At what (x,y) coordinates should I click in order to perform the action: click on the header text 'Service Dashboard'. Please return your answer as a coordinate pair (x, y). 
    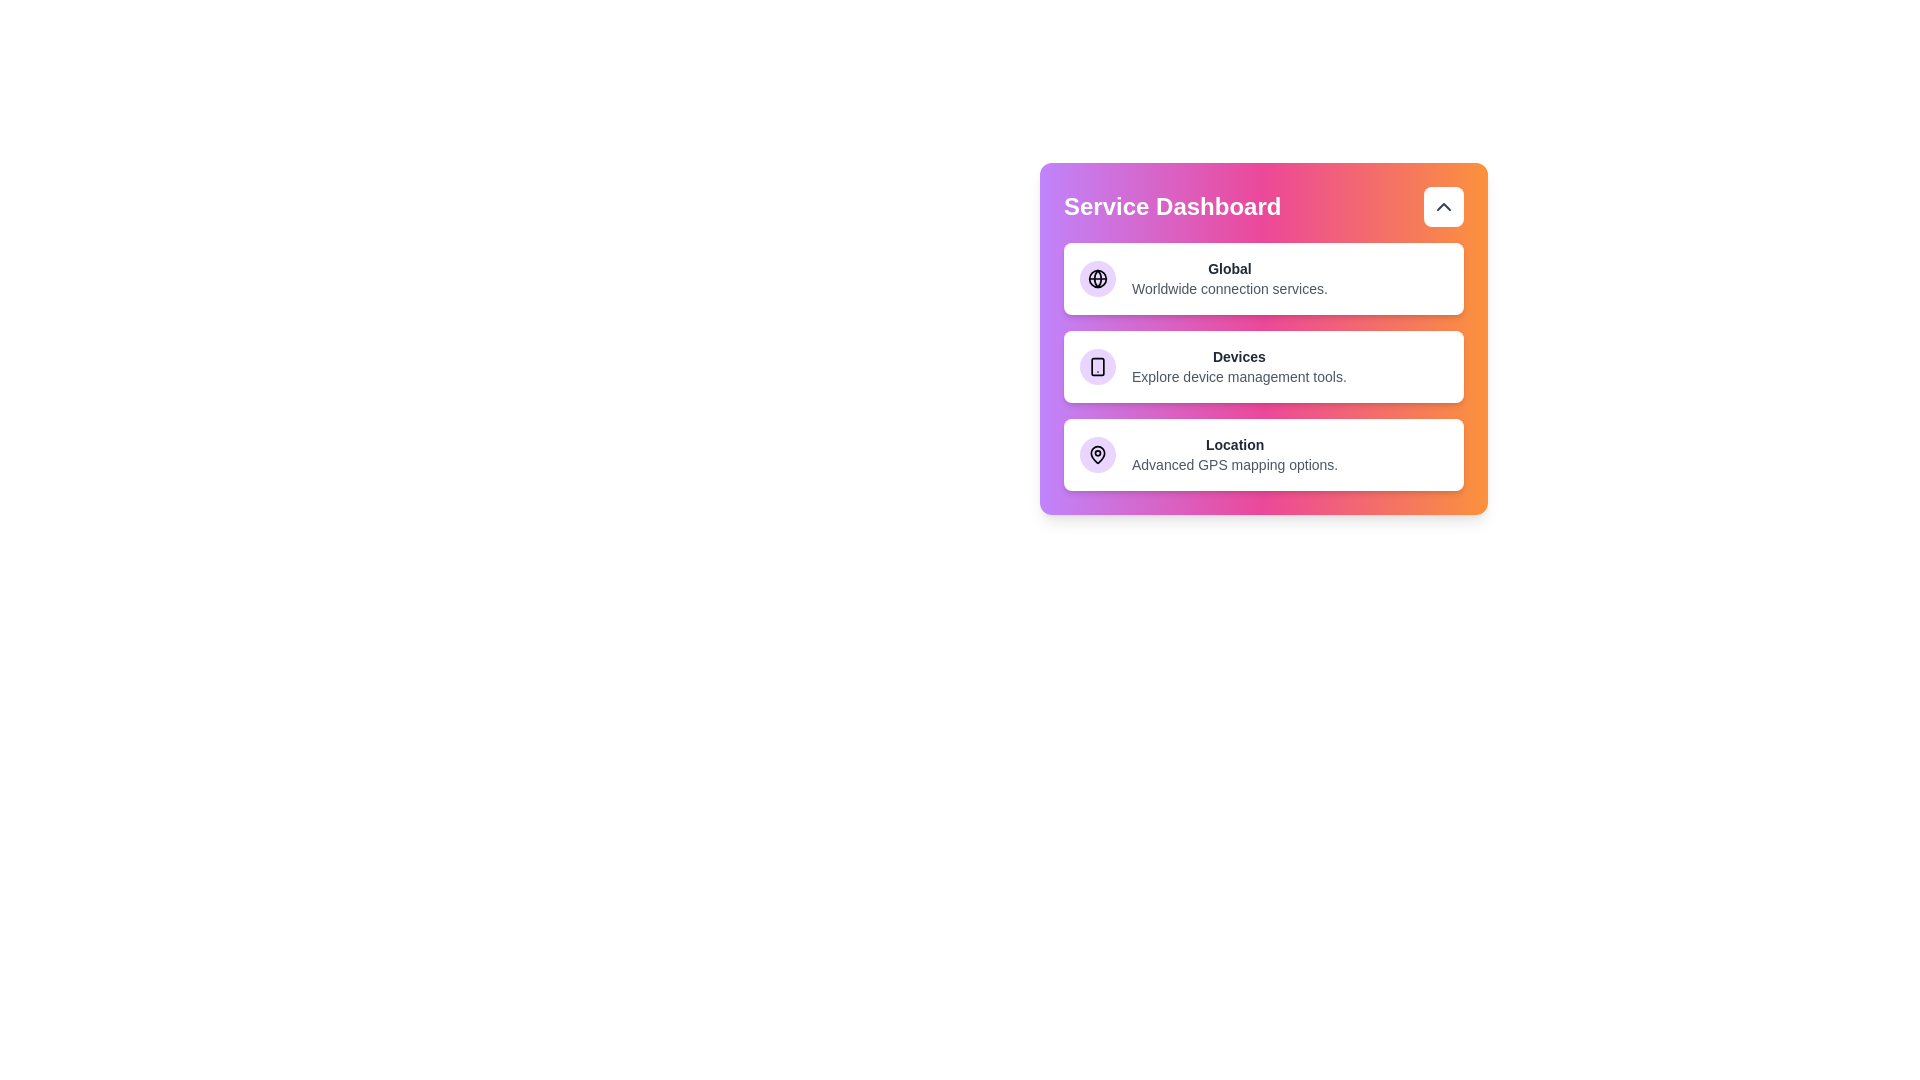
    Looking at the image, I should click on (1262, 207).